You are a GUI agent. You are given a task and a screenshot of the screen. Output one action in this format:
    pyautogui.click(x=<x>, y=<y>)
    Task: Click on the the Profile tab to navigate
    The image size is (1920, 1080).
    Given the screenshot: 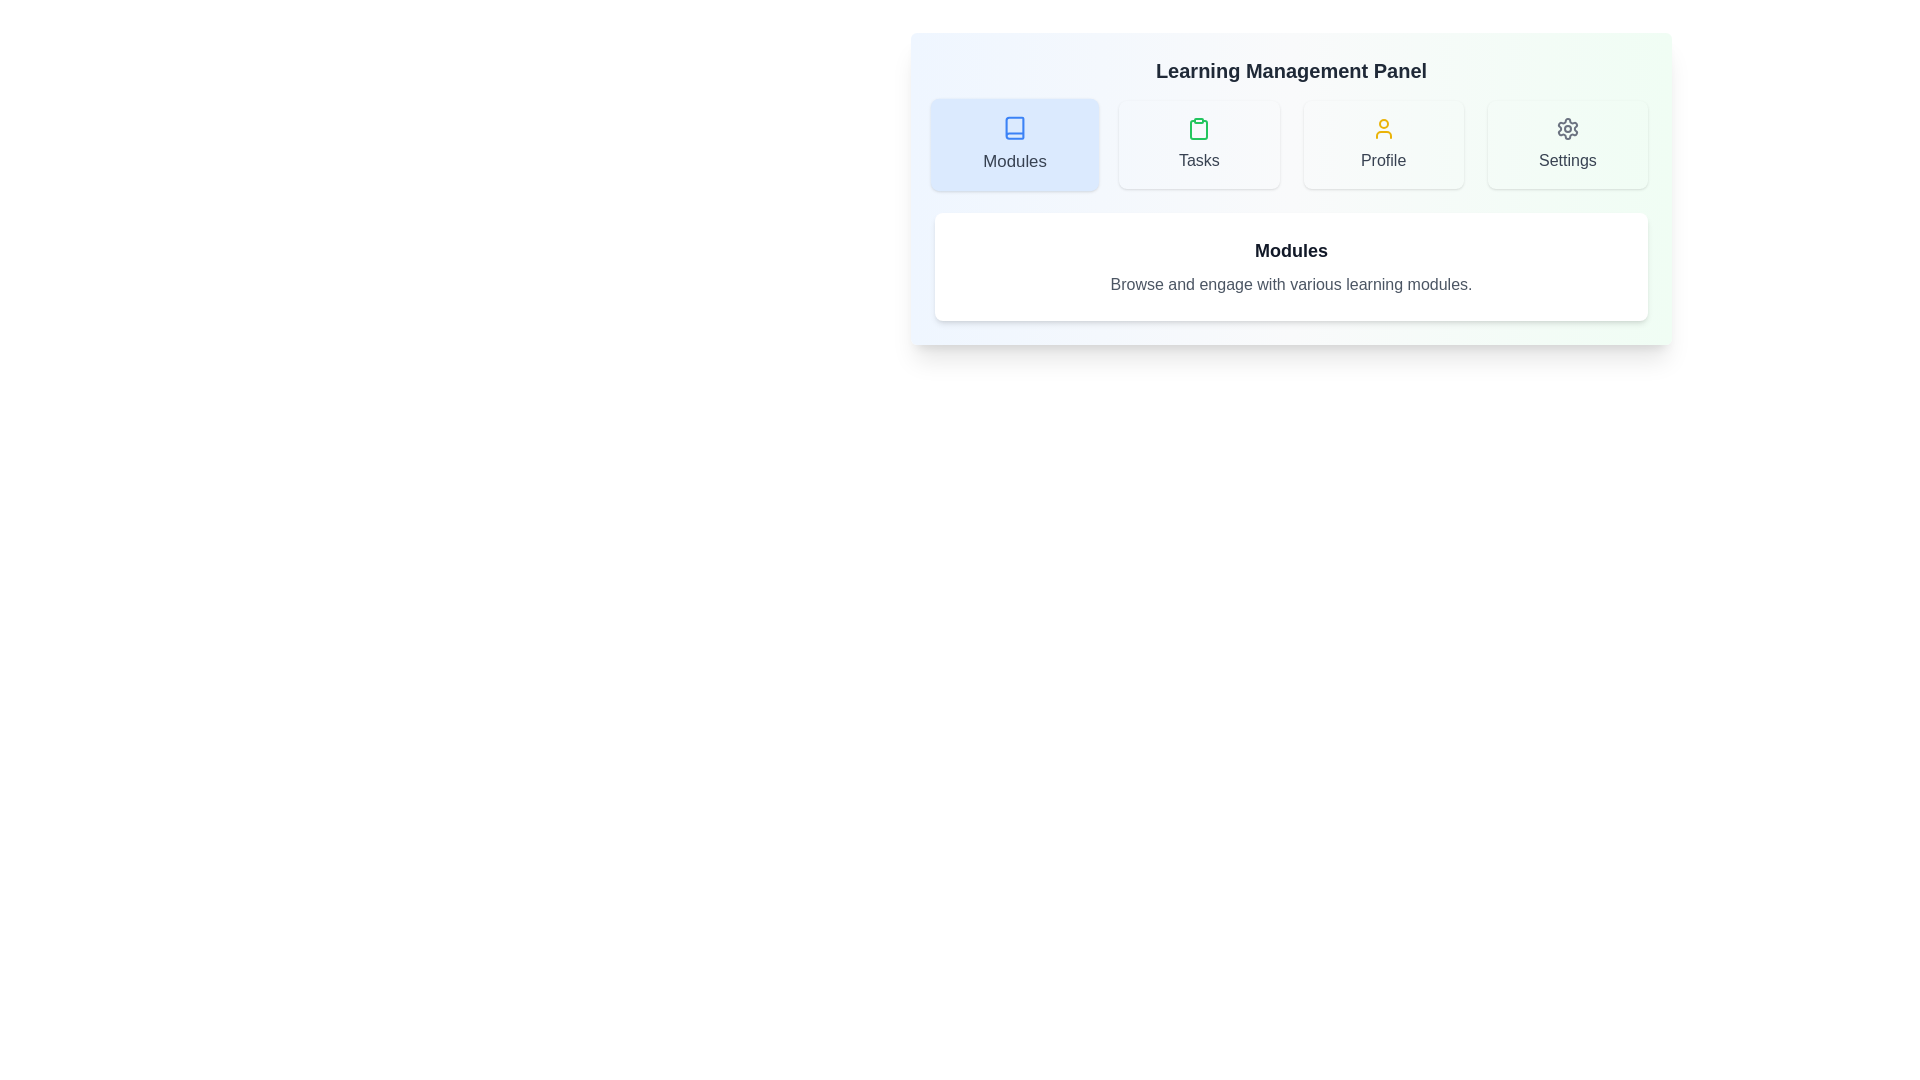 What is the action you would take?
    pyautogui.click(x=1382, y=144)
    